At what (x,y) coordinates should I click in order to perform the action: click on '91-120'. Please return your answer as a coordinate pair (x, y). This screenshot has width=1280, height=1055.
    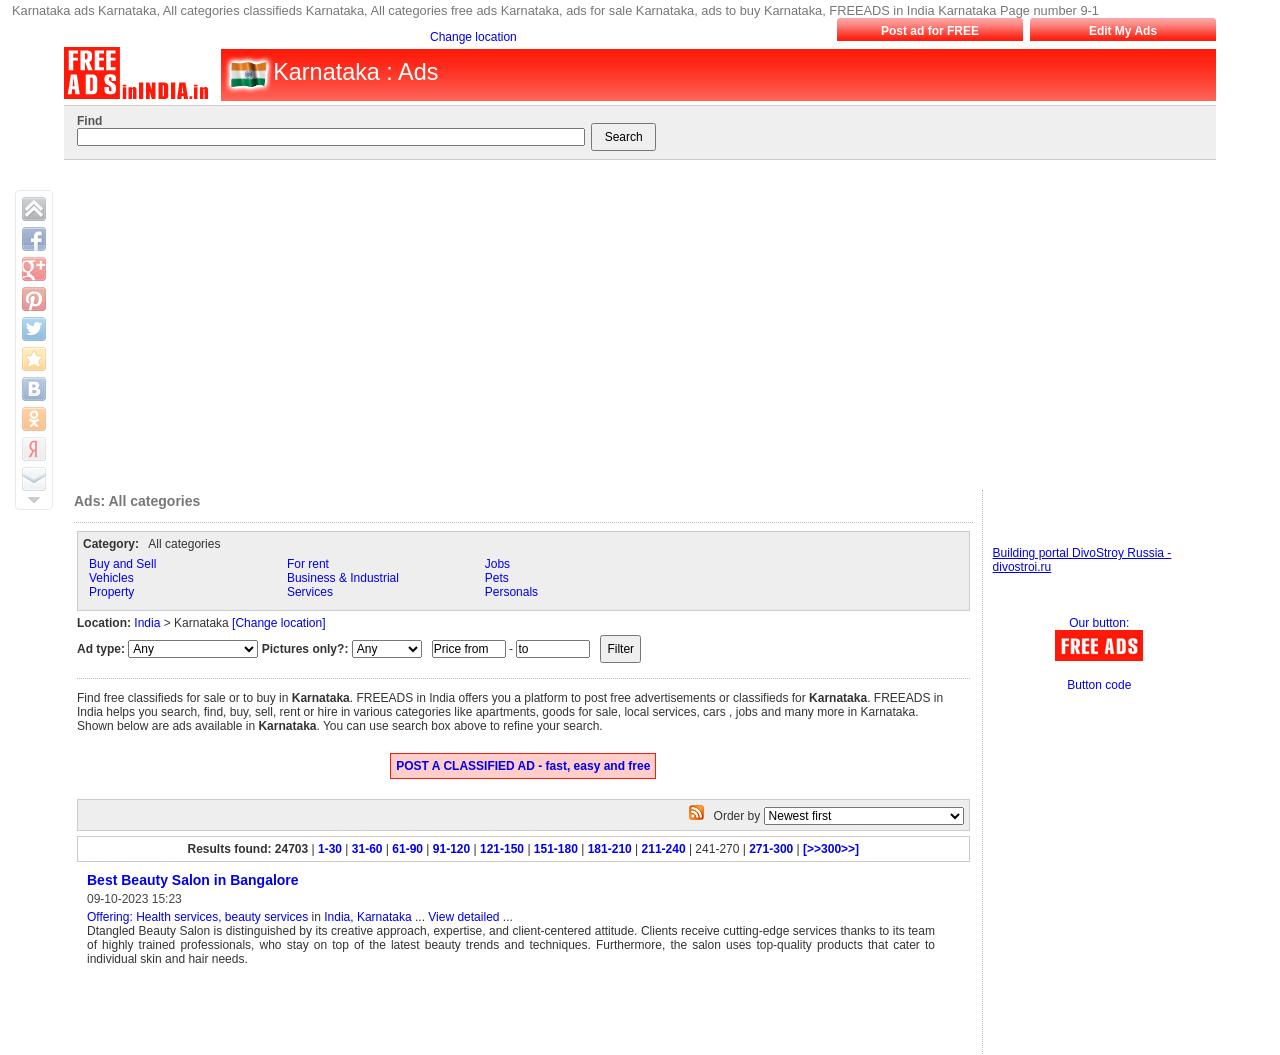
    Looking at the image, I should click on (449, 848).